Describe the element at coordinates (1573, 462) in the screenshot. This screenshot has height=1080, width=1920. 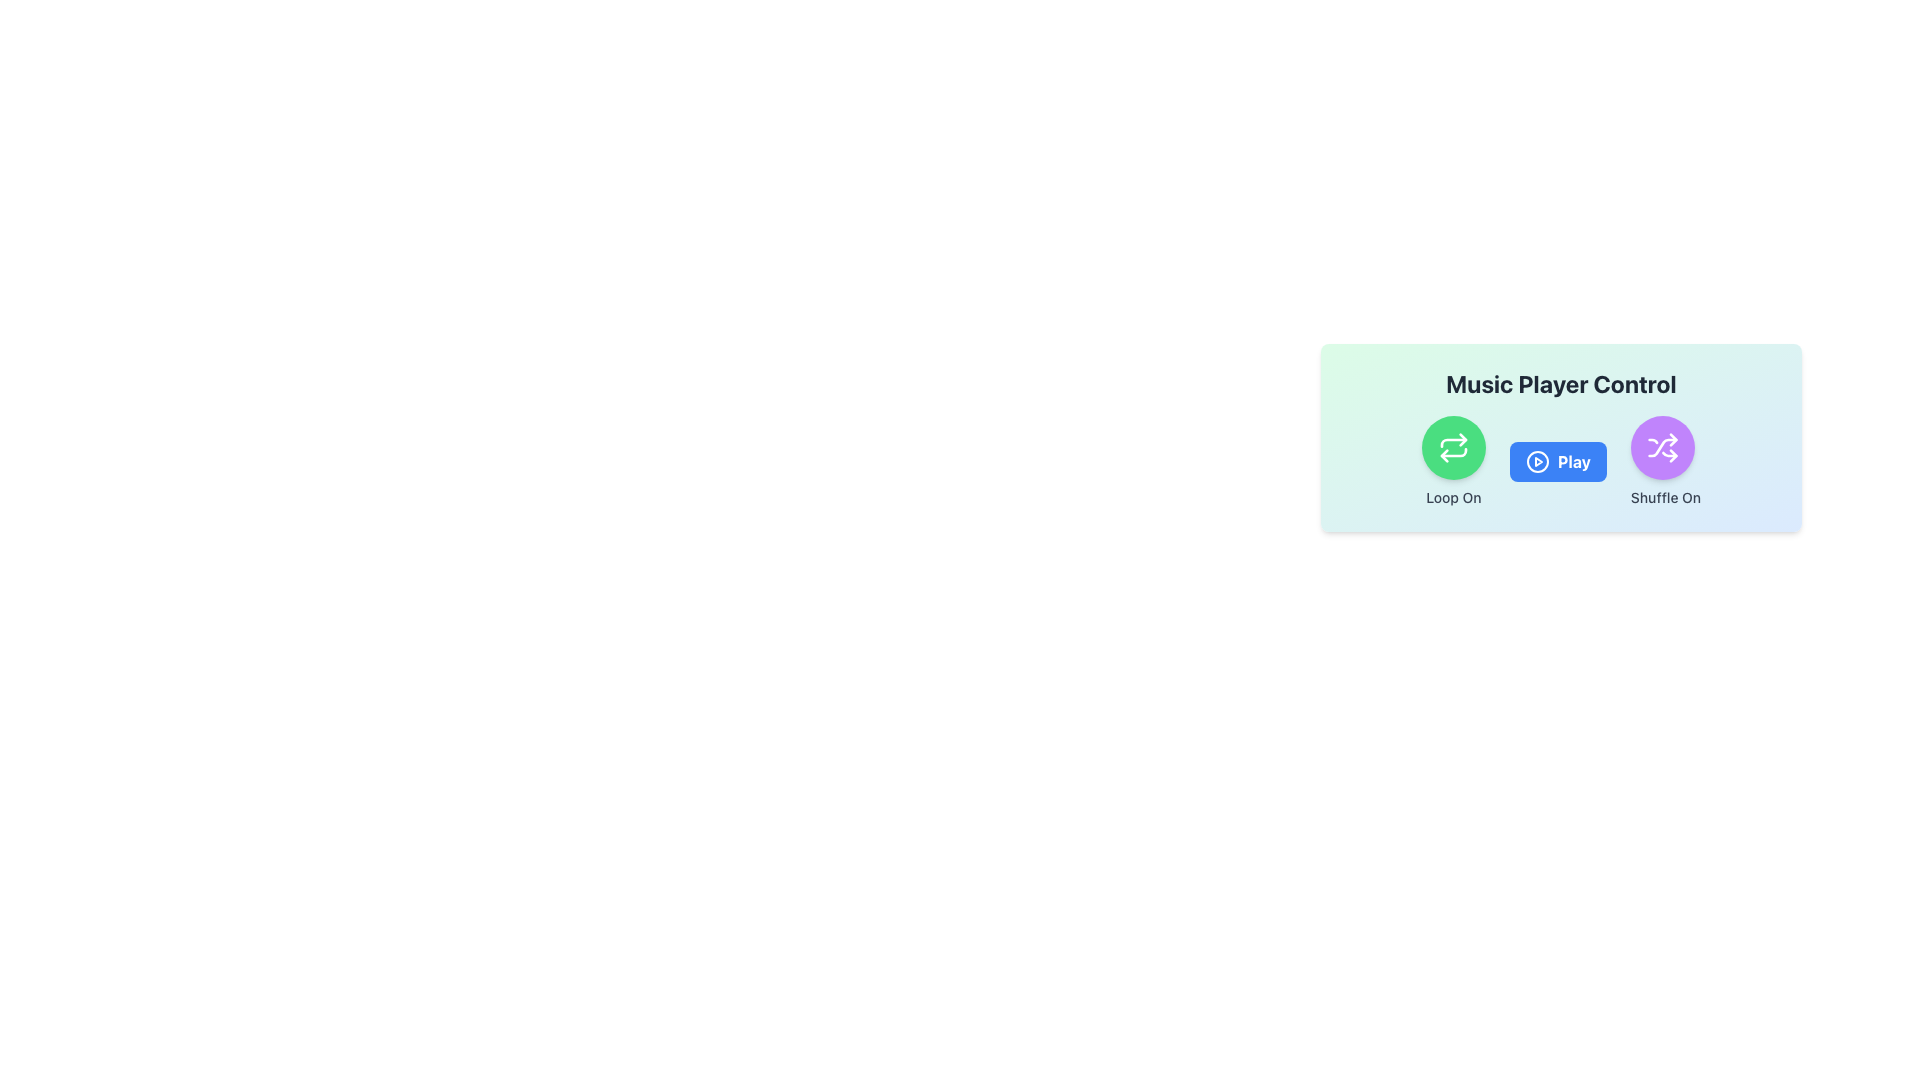
I see `the 'Play' text label located within the blue button on the music control panel, which indicates the action of starting or resuming music playback` at that location.